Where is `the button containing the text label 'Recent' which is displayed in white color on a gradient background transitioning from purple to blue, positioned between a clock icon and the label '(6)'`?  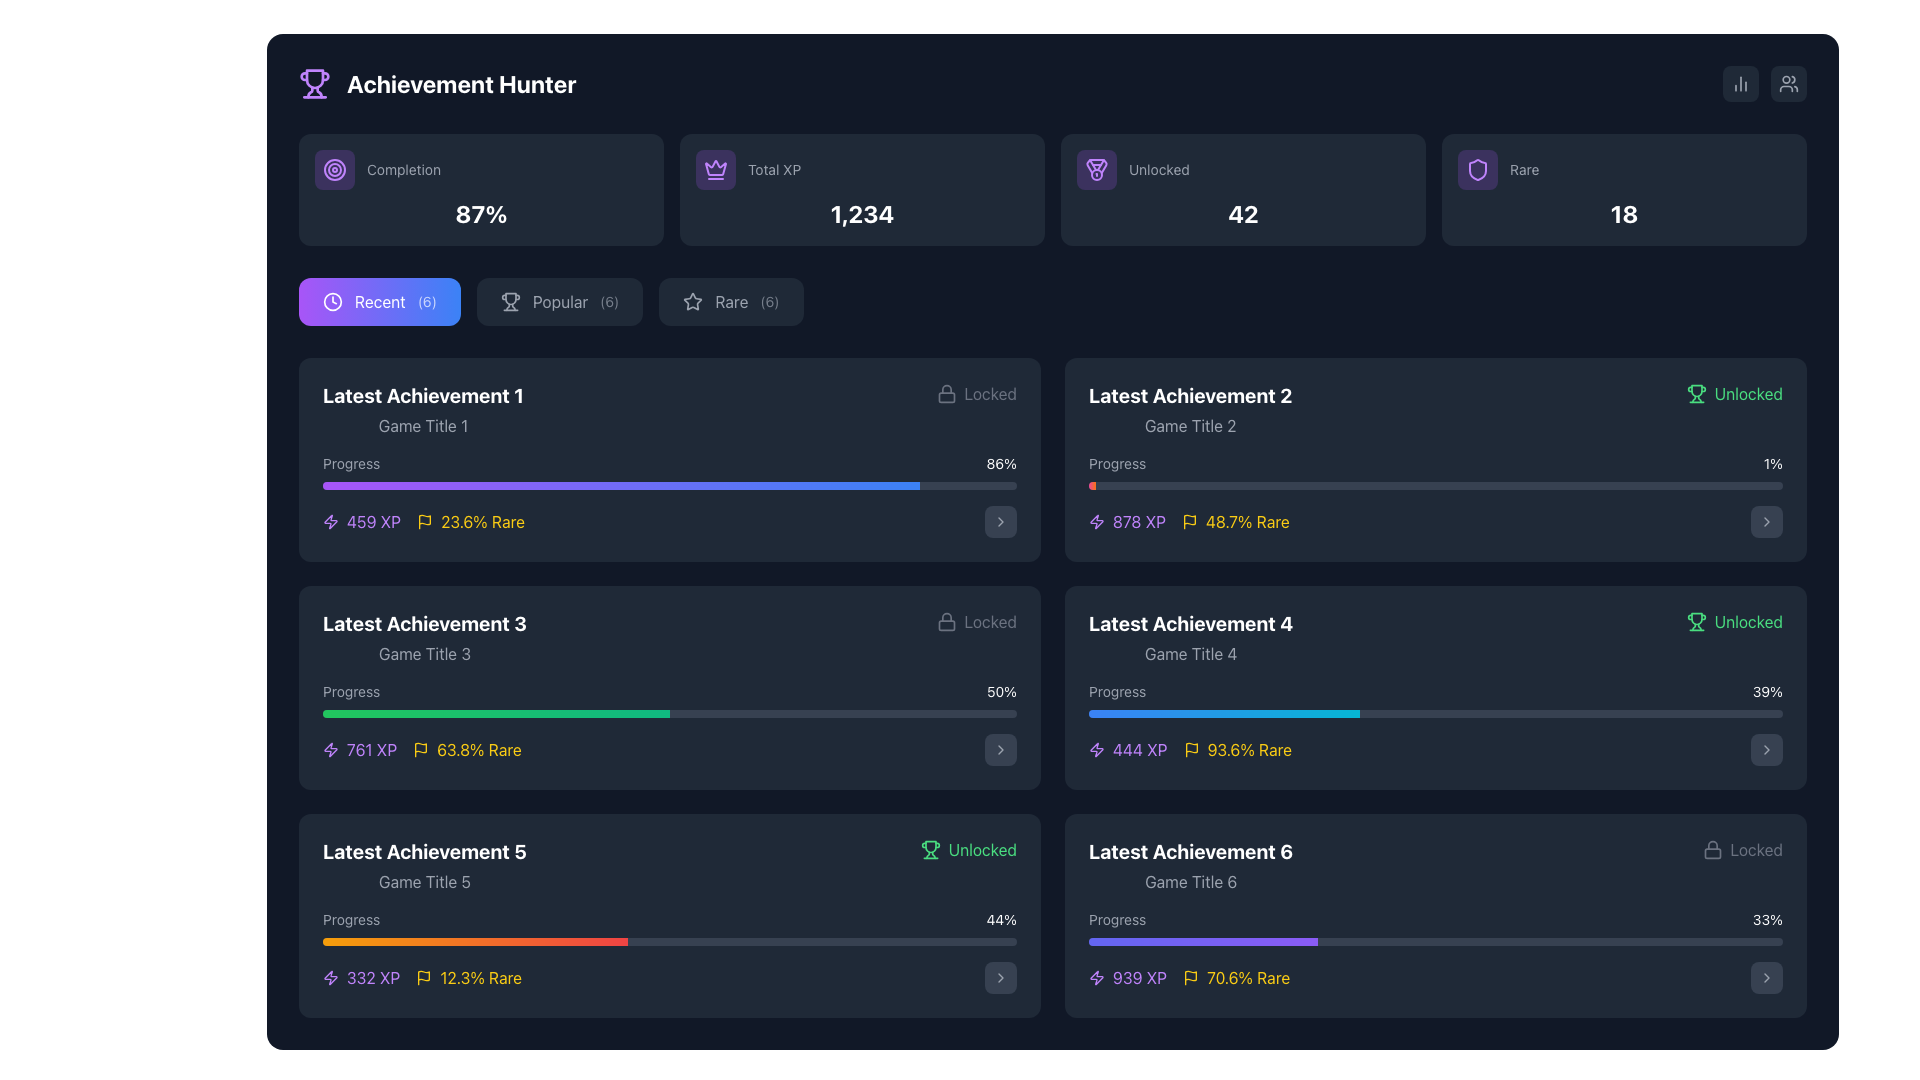 the button containing the text label 'Recent' which is displayed in white color on a gradient background transitioning from purple to blue, positioned between a clock icon and the label '(6)' is located at coordinates (380, 301).